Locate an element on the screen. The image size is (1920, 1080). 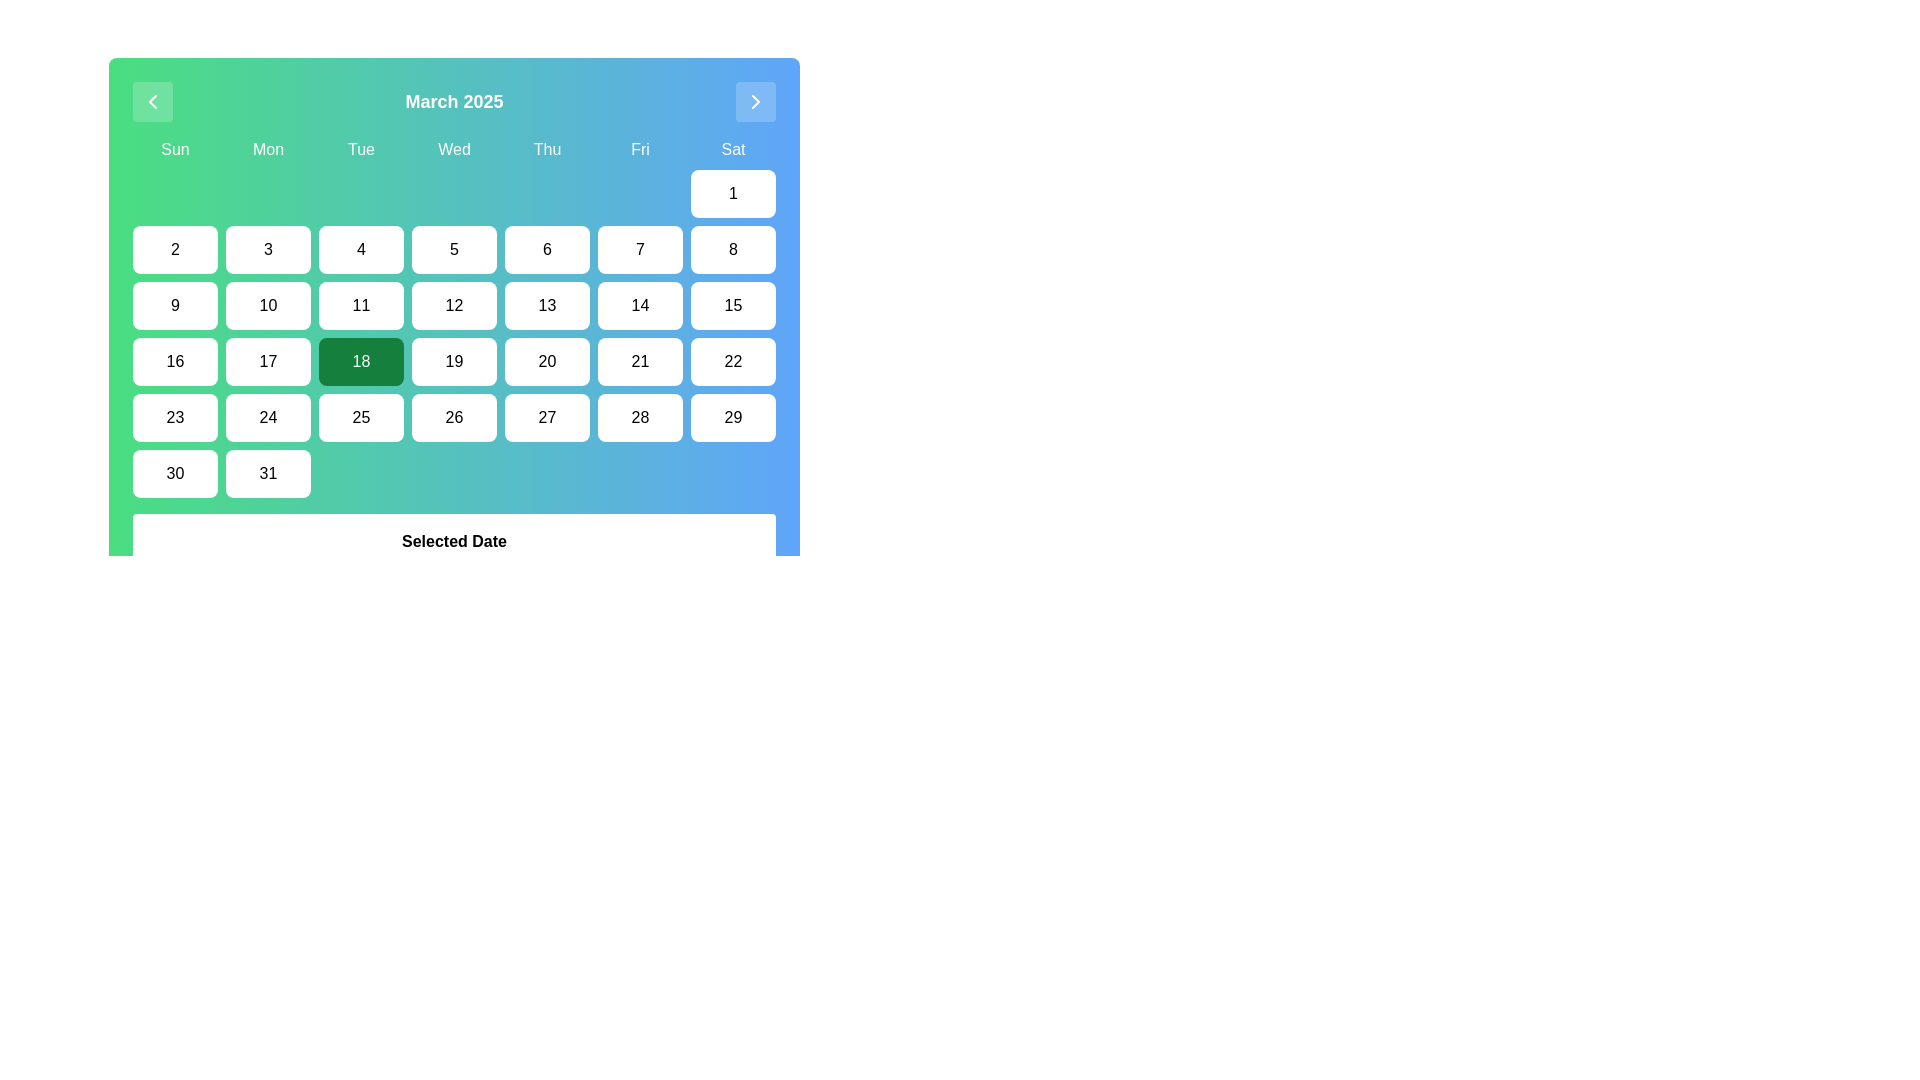
the date selector button for the date '22' in the calendar interface to observe a background change is located at coordinates (732, 362).